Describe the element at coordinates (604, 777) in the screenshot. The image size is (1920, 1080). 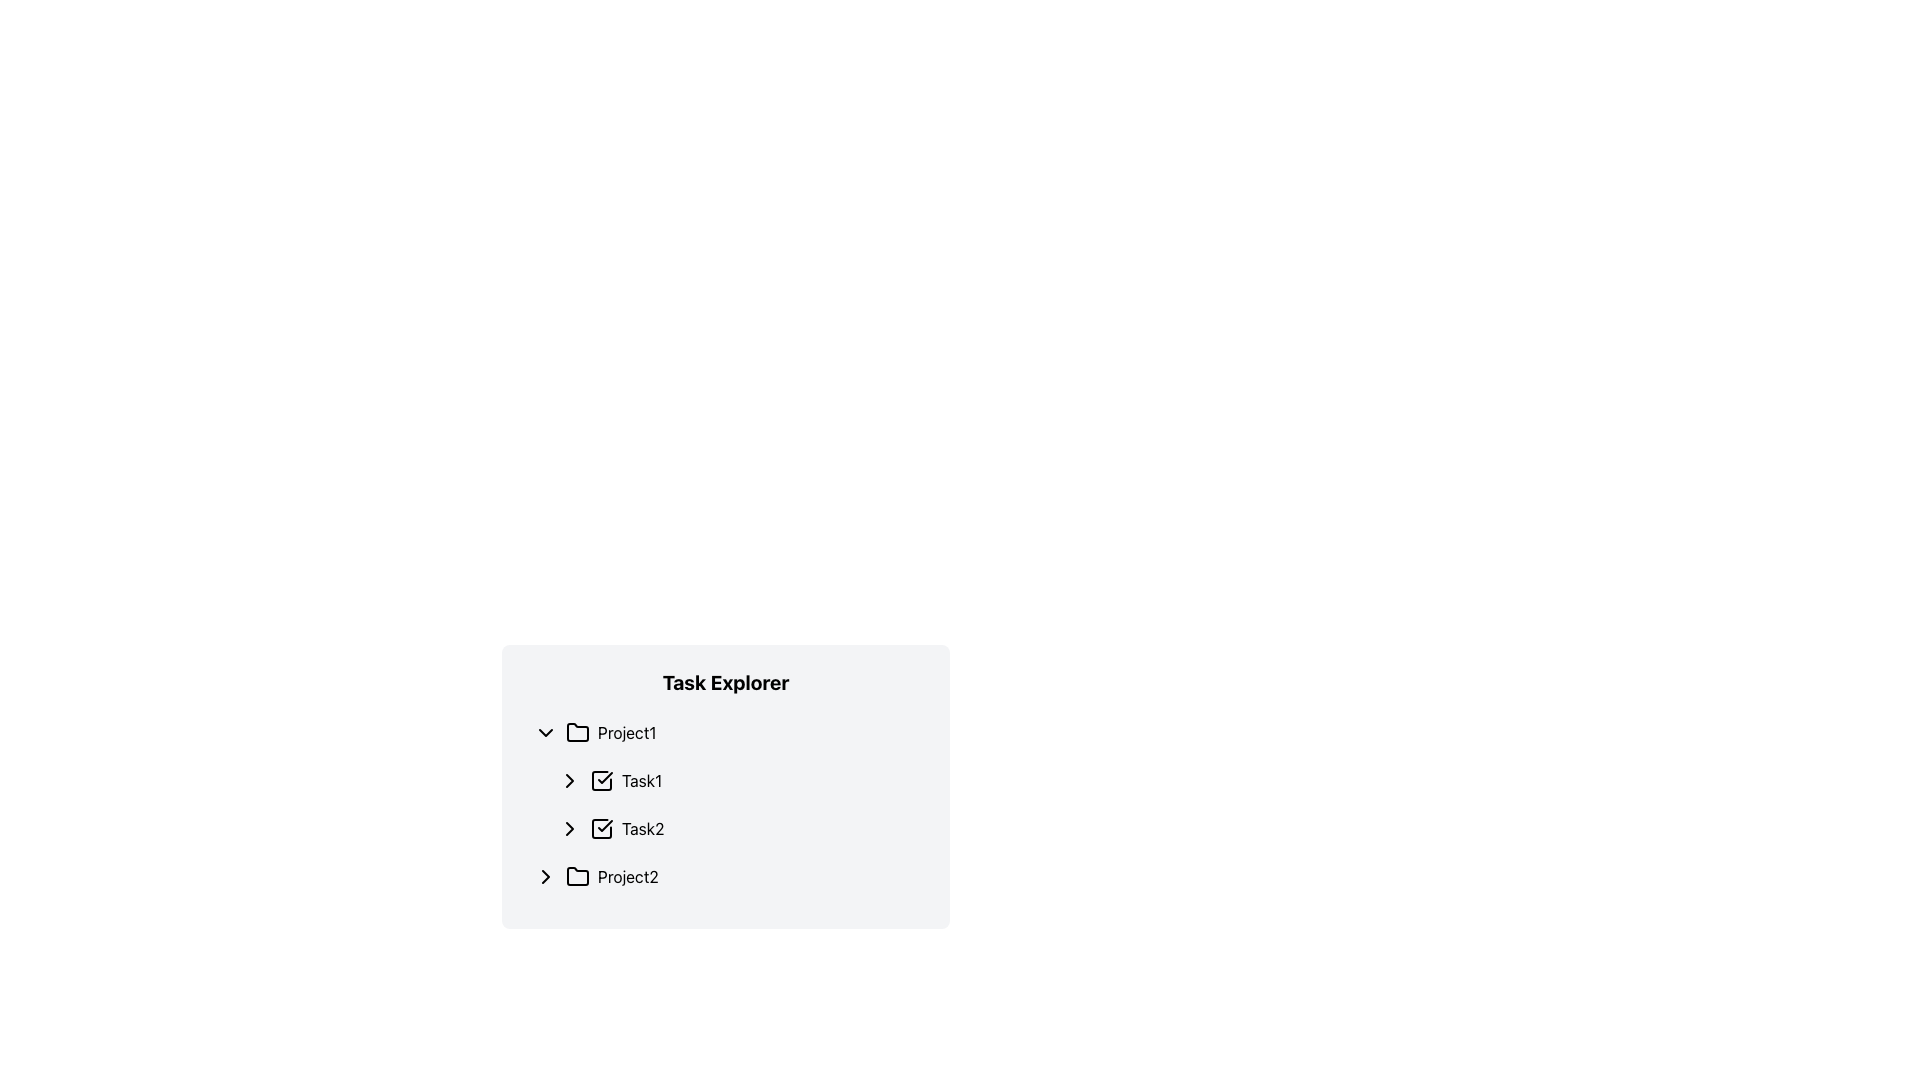
I see `the SVG checkmark icon located within the task list under 'Project1', adjacent to 'Task1'` at that location.